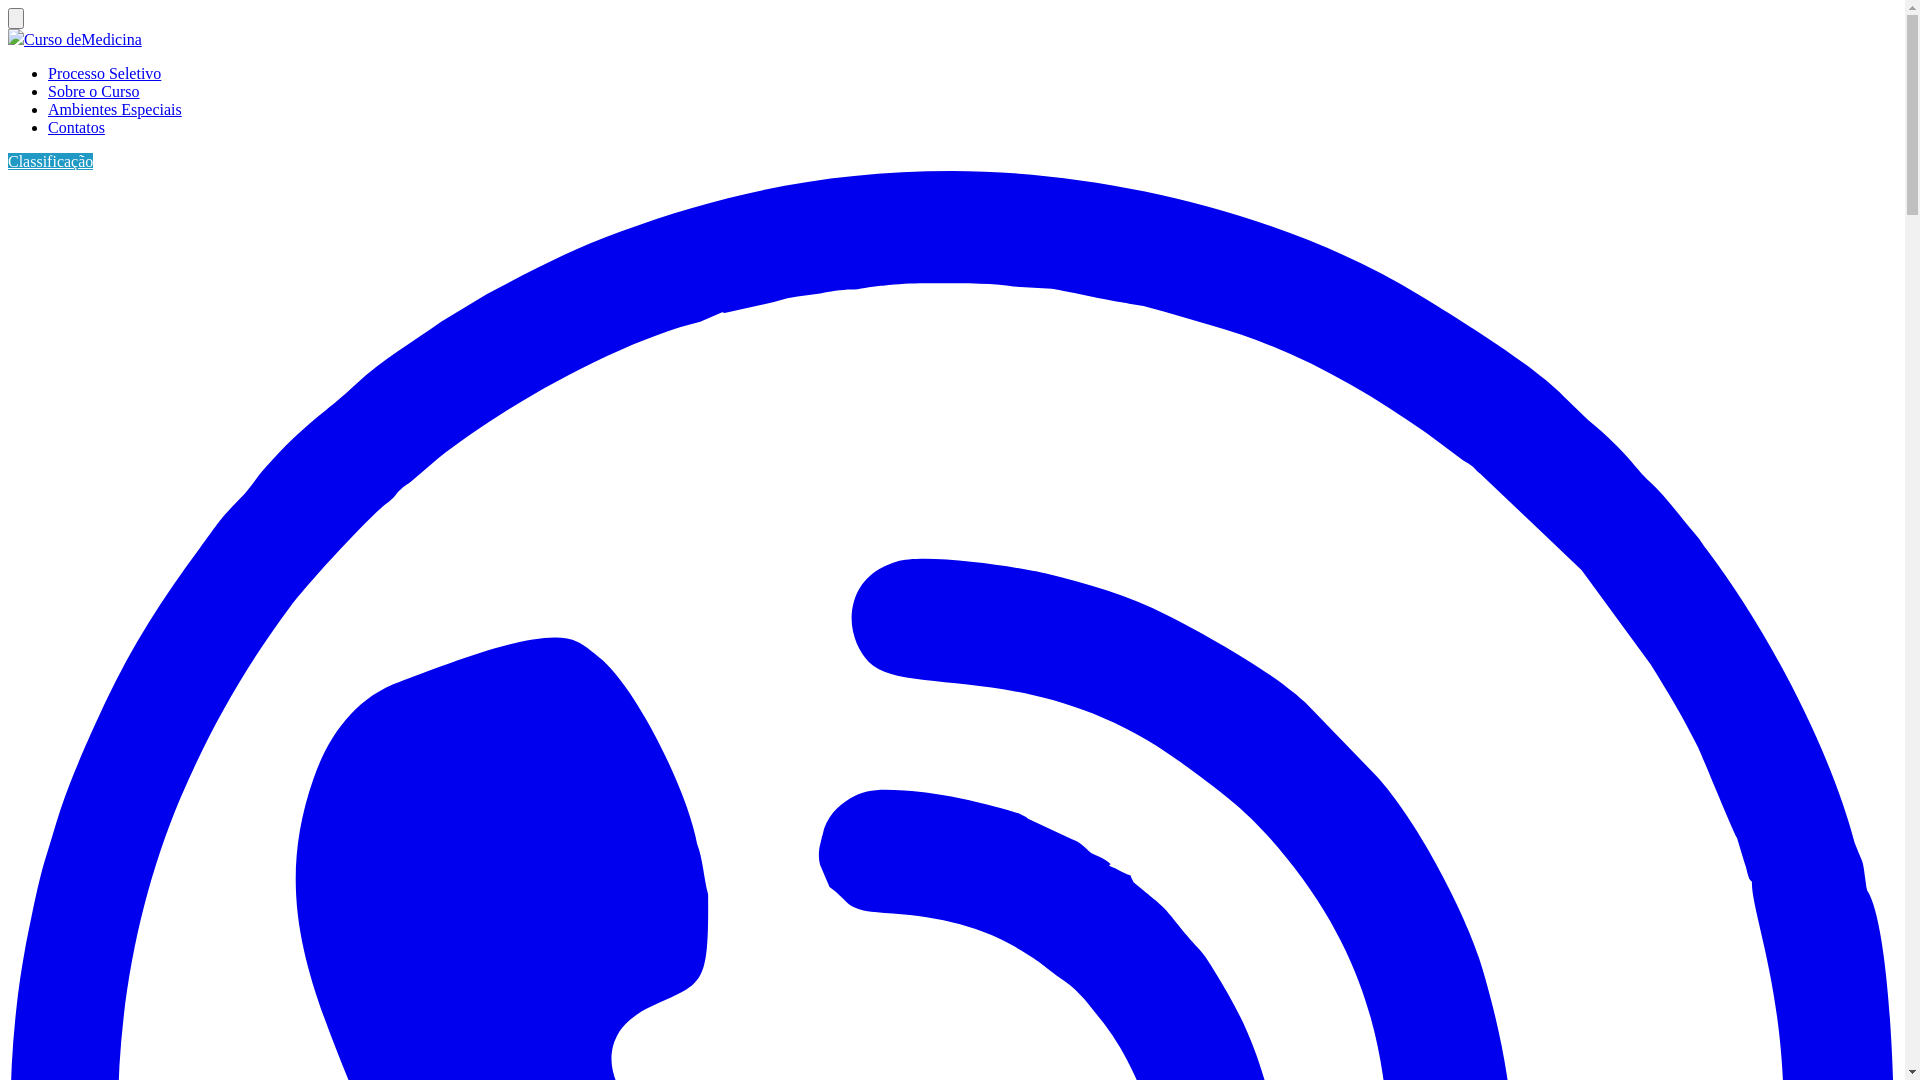 The width and height of the screenshot is (1920, 1080). I want to click on 'Curso deMedicina', so click(81, 39).